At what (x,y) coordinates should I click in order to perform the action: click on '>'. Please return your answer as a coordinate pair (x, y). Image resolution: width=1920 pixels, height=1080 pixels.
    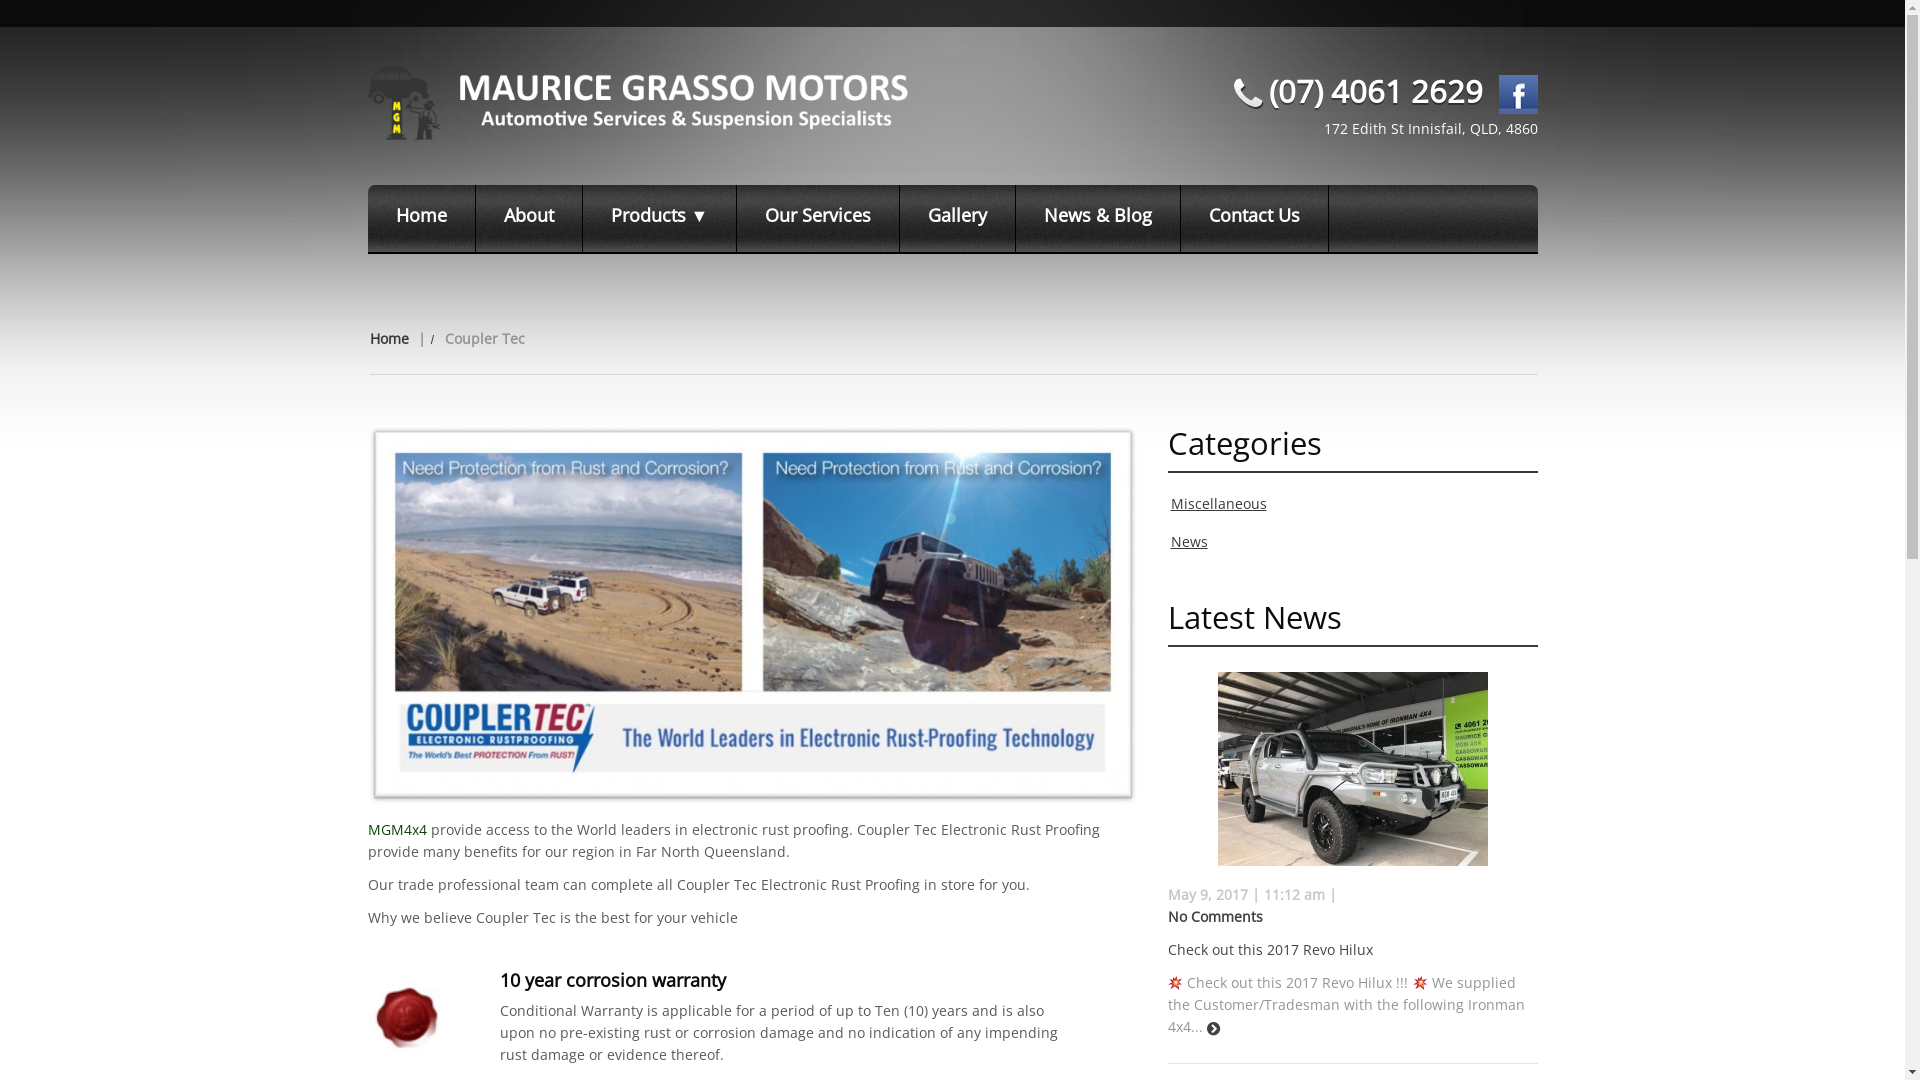
    Looking at the image, I should click on (1212, 1029).